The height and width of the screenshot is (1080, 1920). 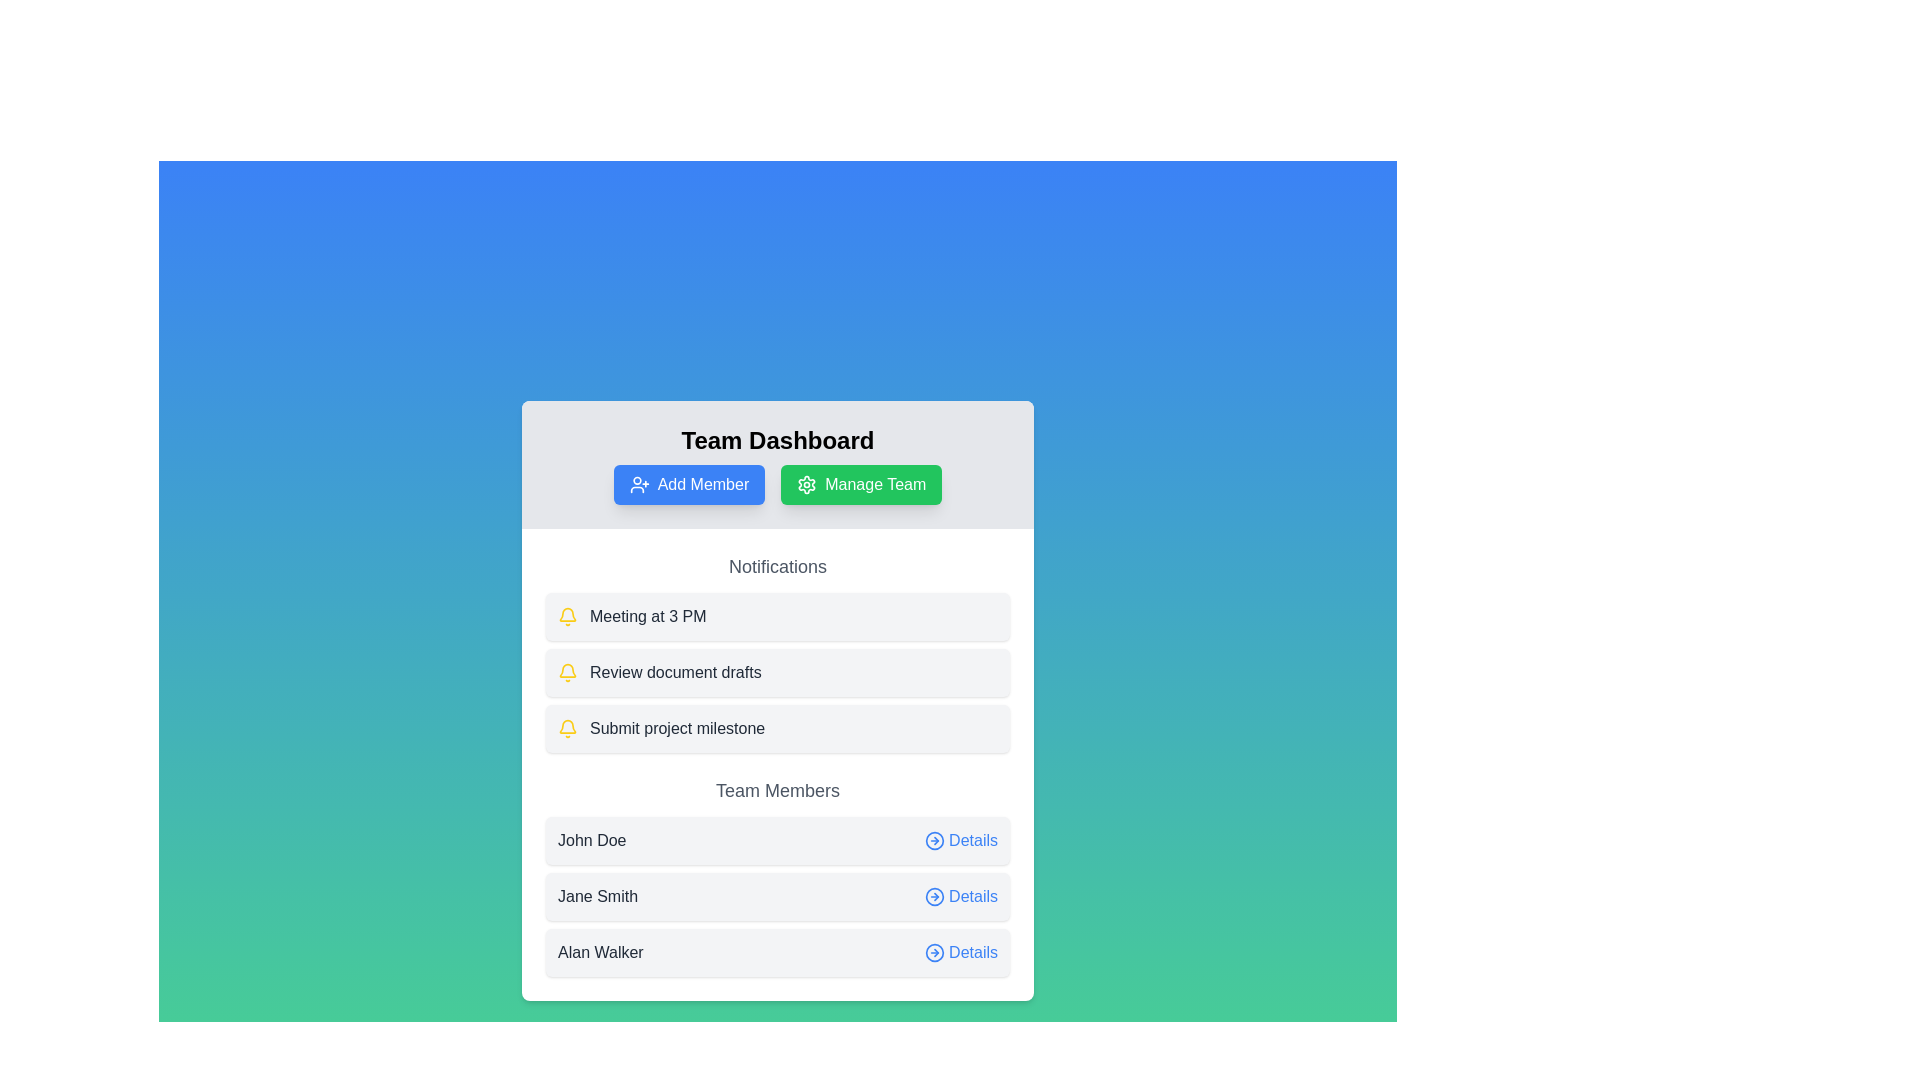 I want to click on the 'Details' button icon associated with the member 'John Doe', so click(x=934, y=840).